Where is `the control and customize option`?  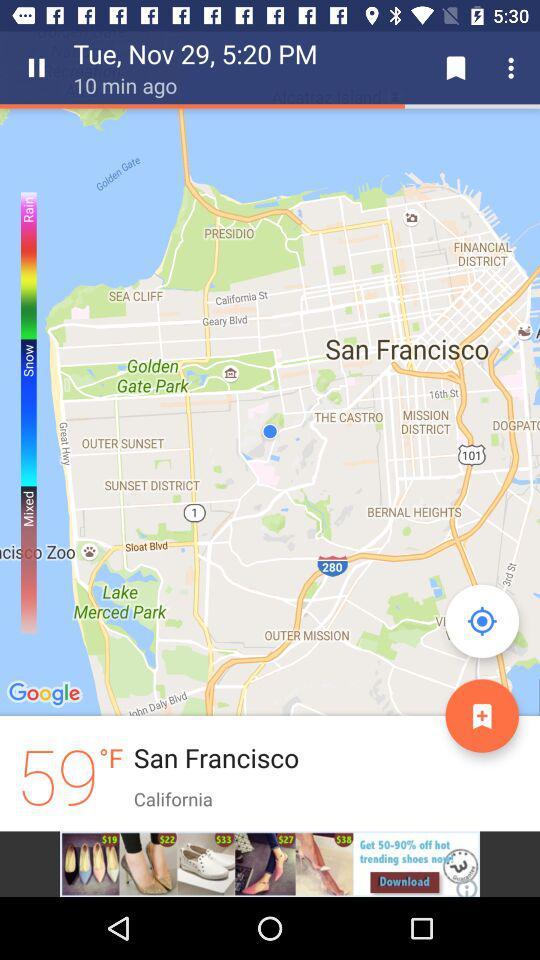 the control and customize option is located at coordinates (514, 68).